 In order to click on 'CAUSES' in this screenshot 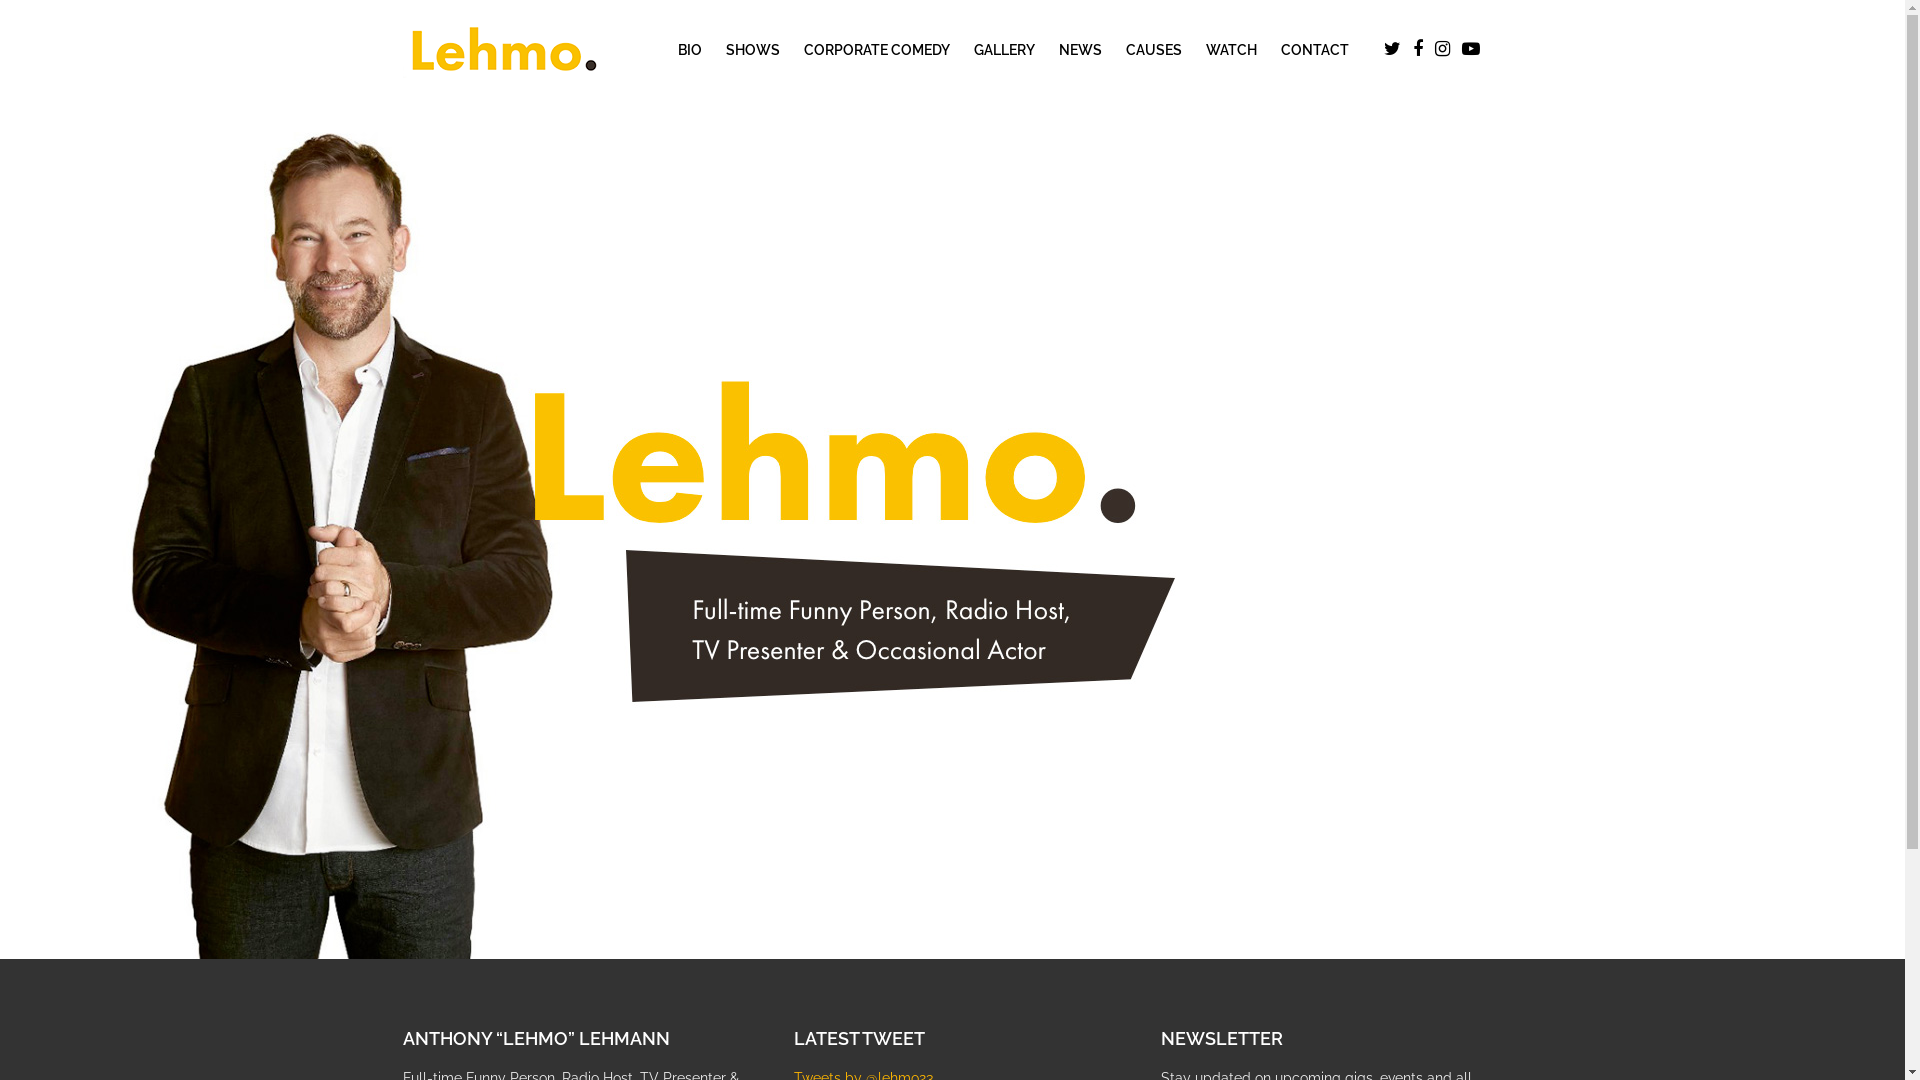, I will do `click(1153, 49)`.